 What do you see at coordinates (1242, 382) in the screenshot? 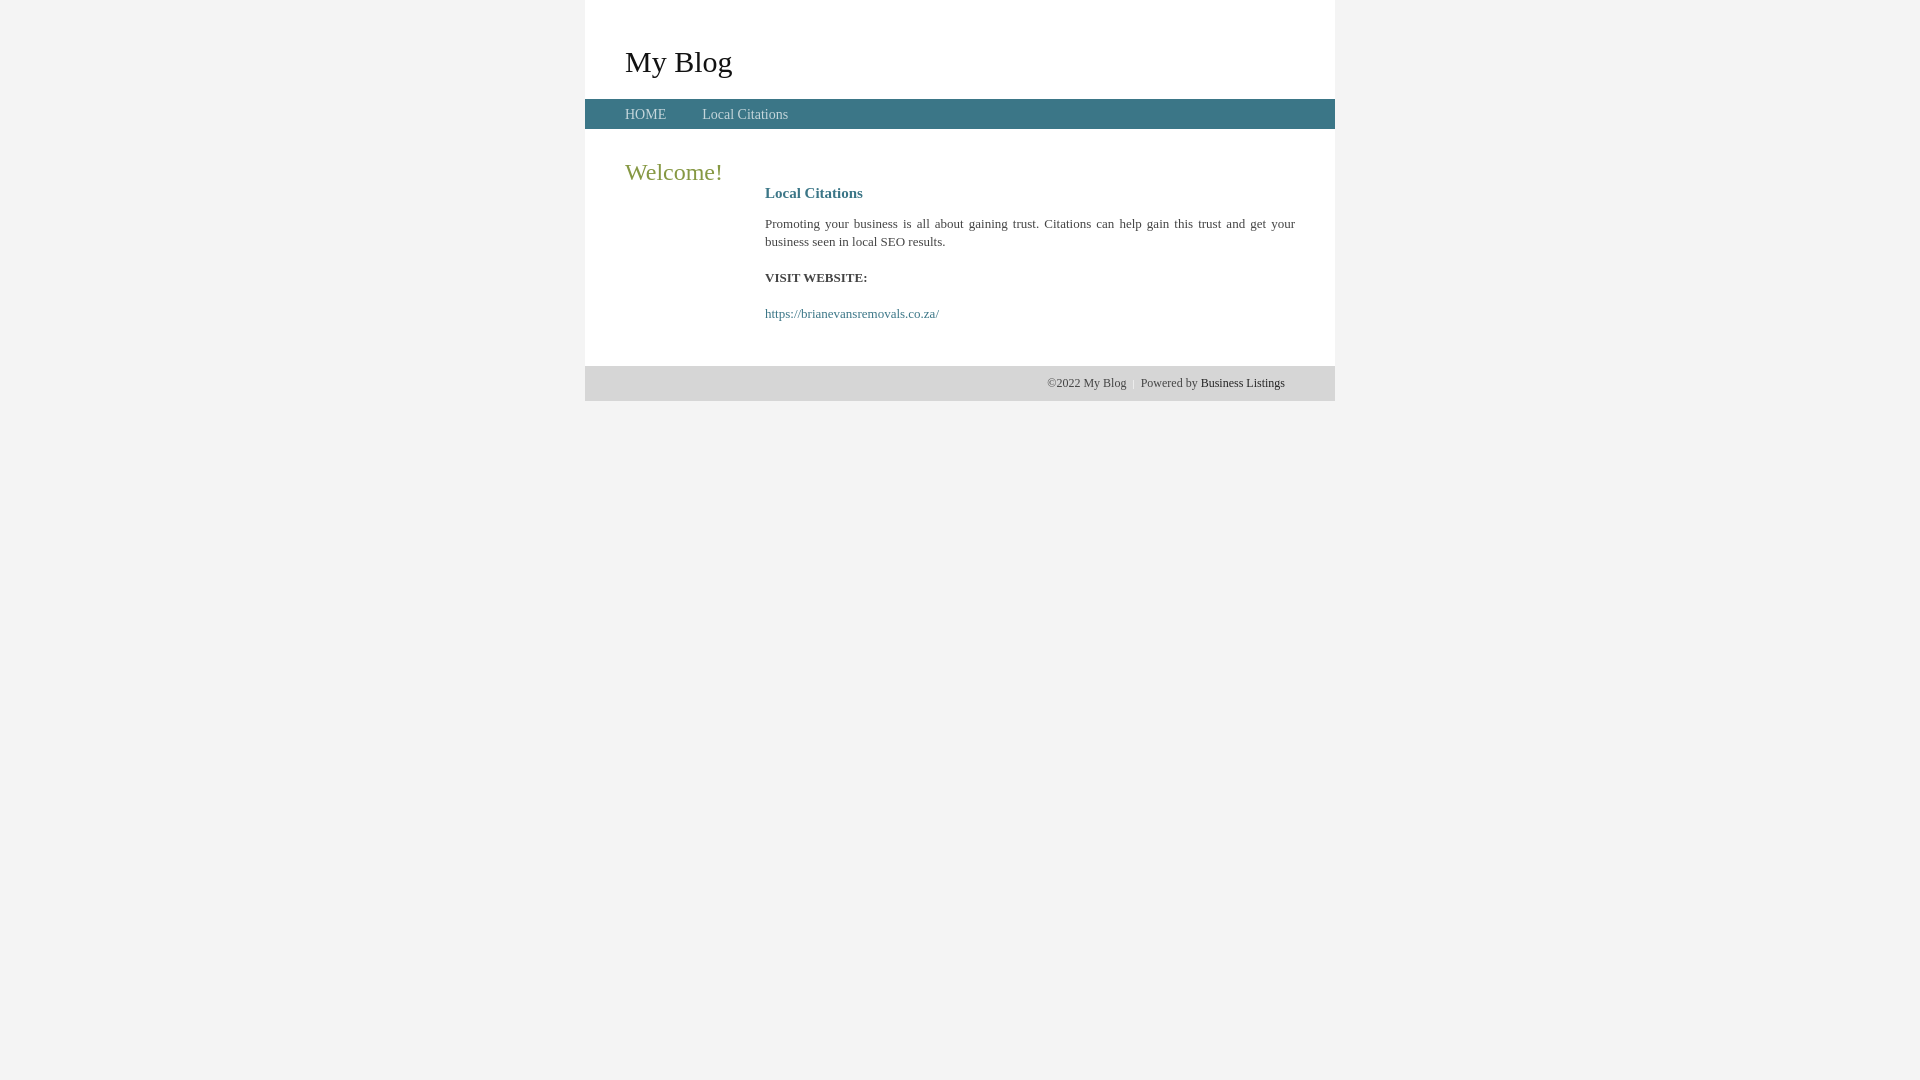
I see `'Business Listings'` at bounding box center [1242, 382].